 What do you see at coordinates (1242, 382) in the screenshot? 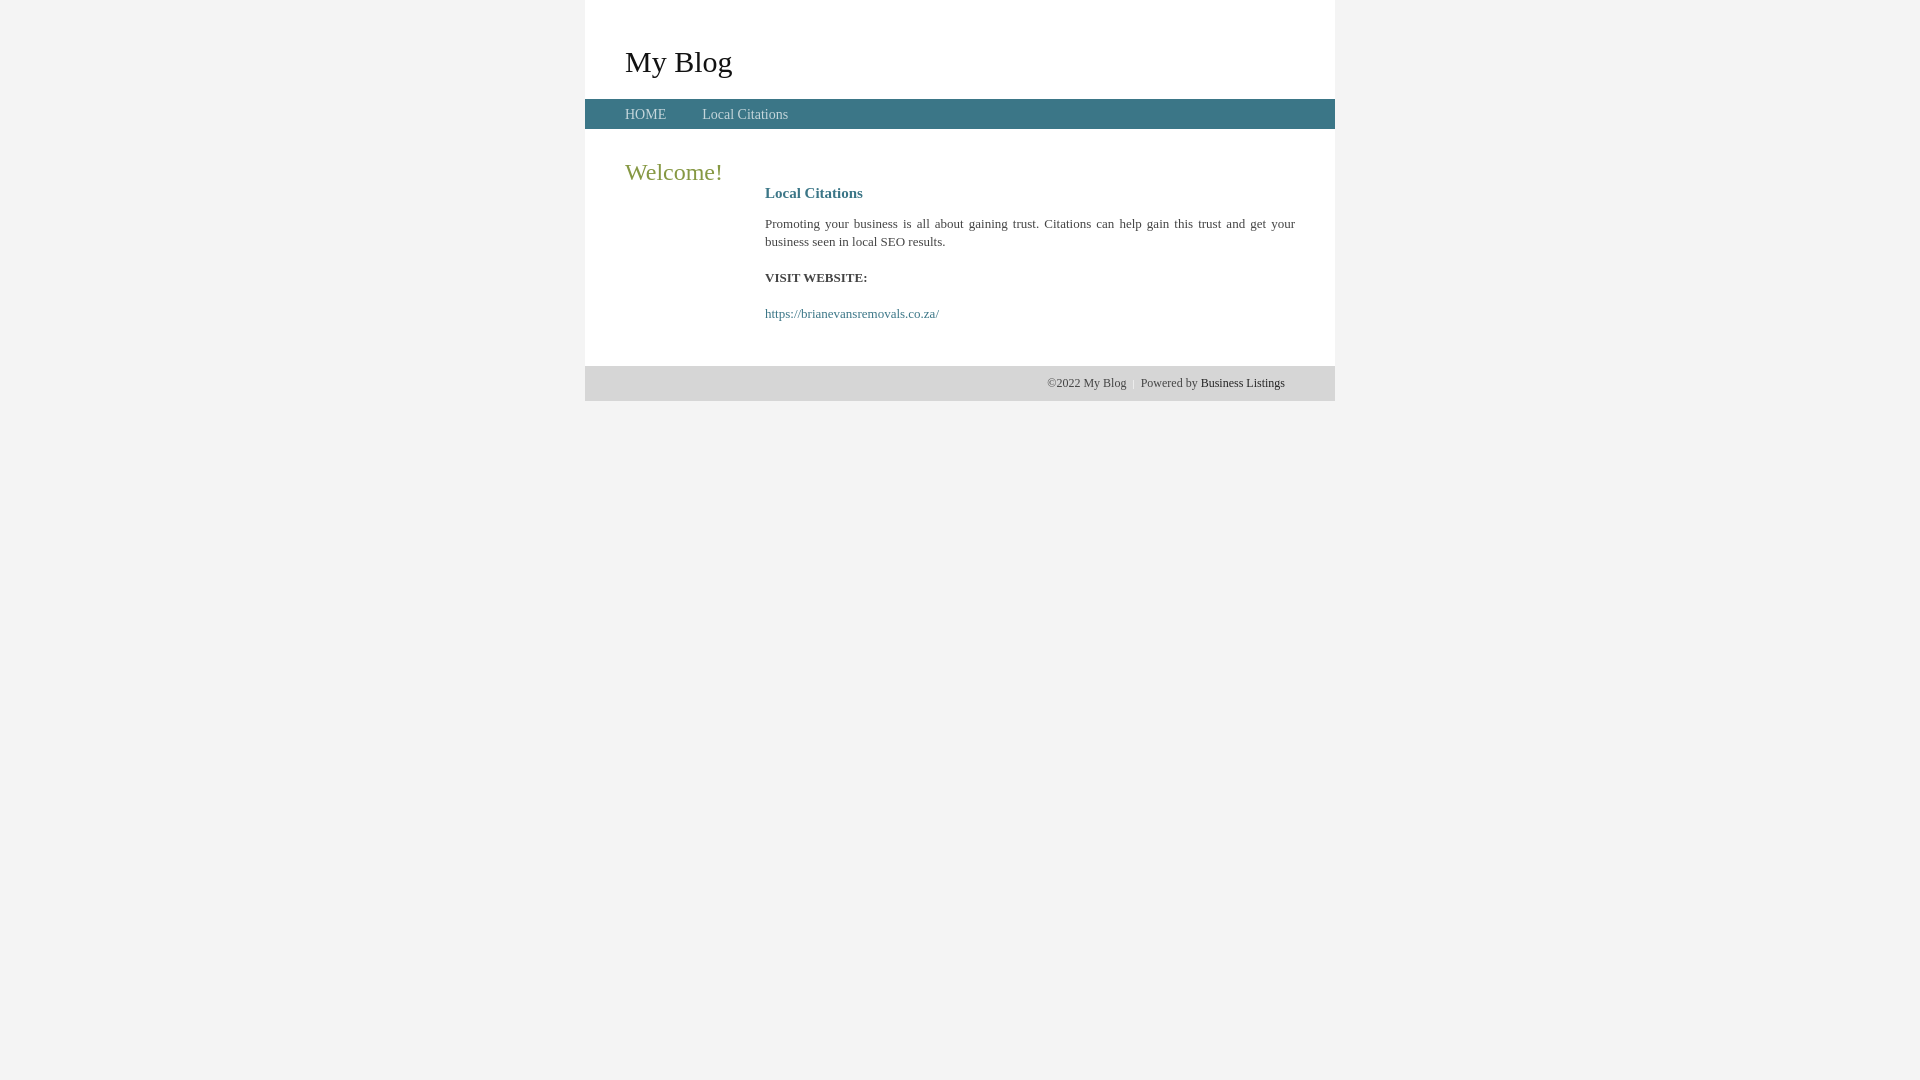
I see `'Business Listings'` at bounding box center [1242, 382].